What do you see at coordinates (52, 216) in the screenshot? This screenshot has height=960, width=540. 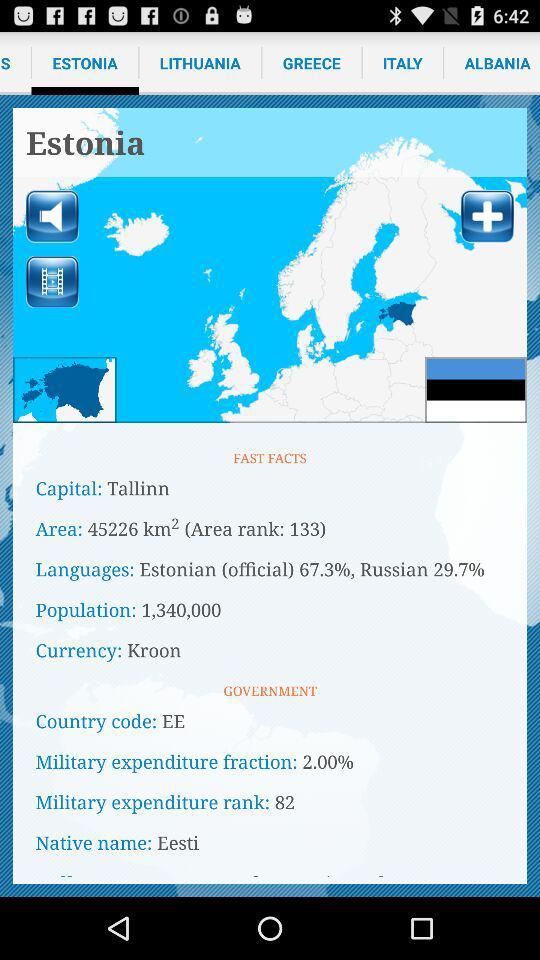 I see `turn up the volume` at bounding box center [52, 216].